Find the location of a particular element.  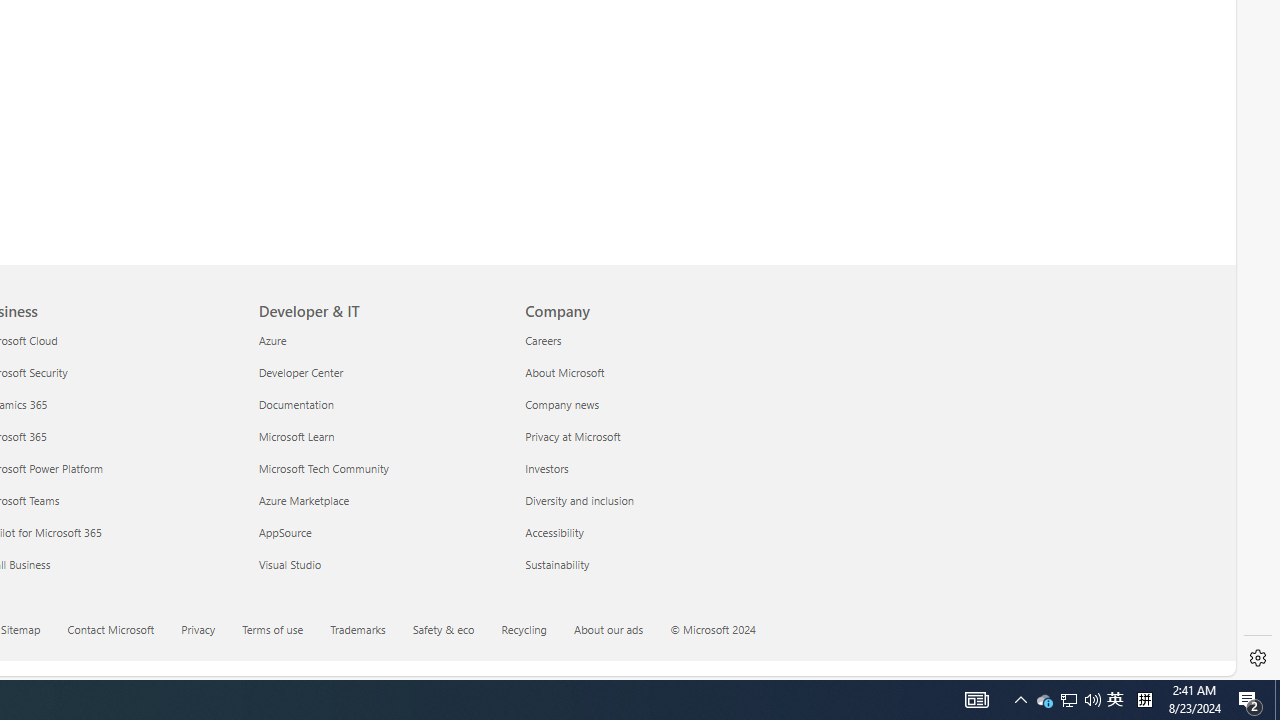

'Azure' is located at coordinates (380, 339).